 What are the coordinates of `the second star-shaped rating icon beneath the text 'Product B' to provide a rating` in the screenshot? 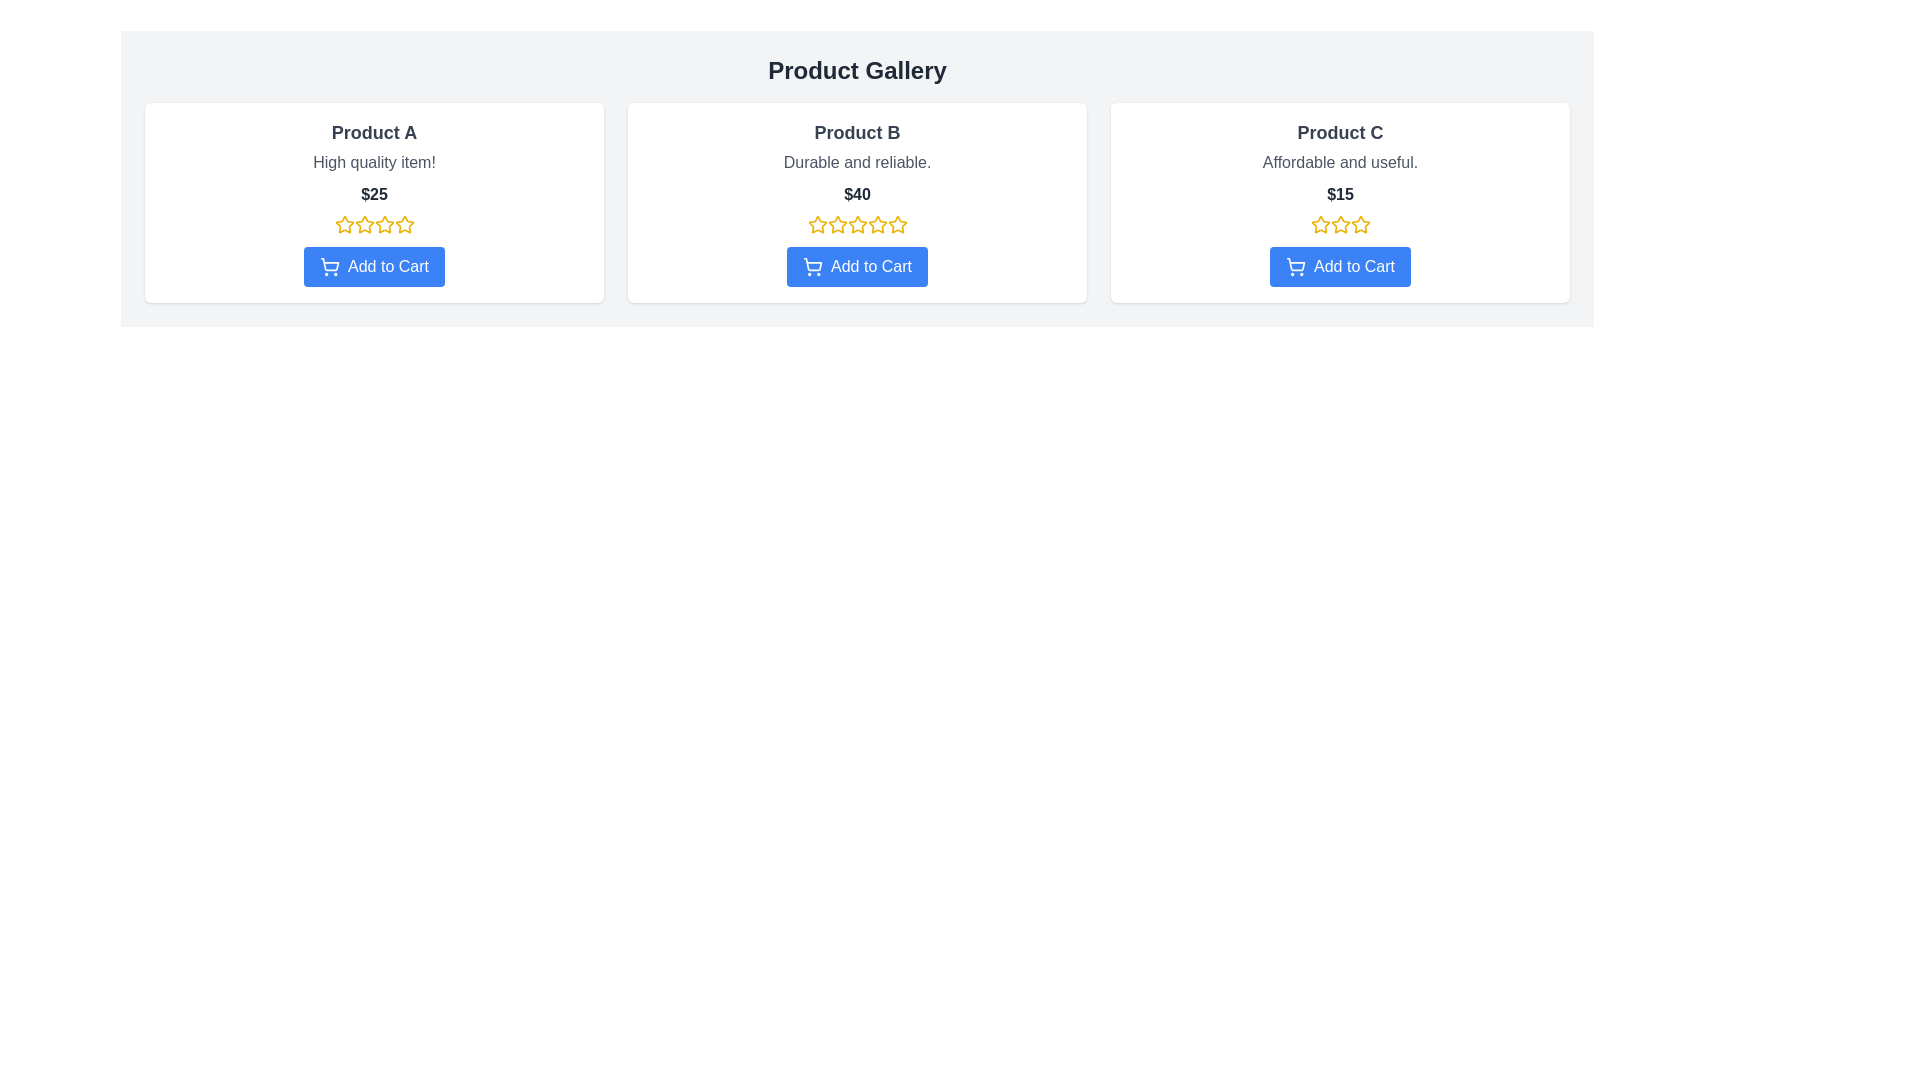 It's located at (837, 224).